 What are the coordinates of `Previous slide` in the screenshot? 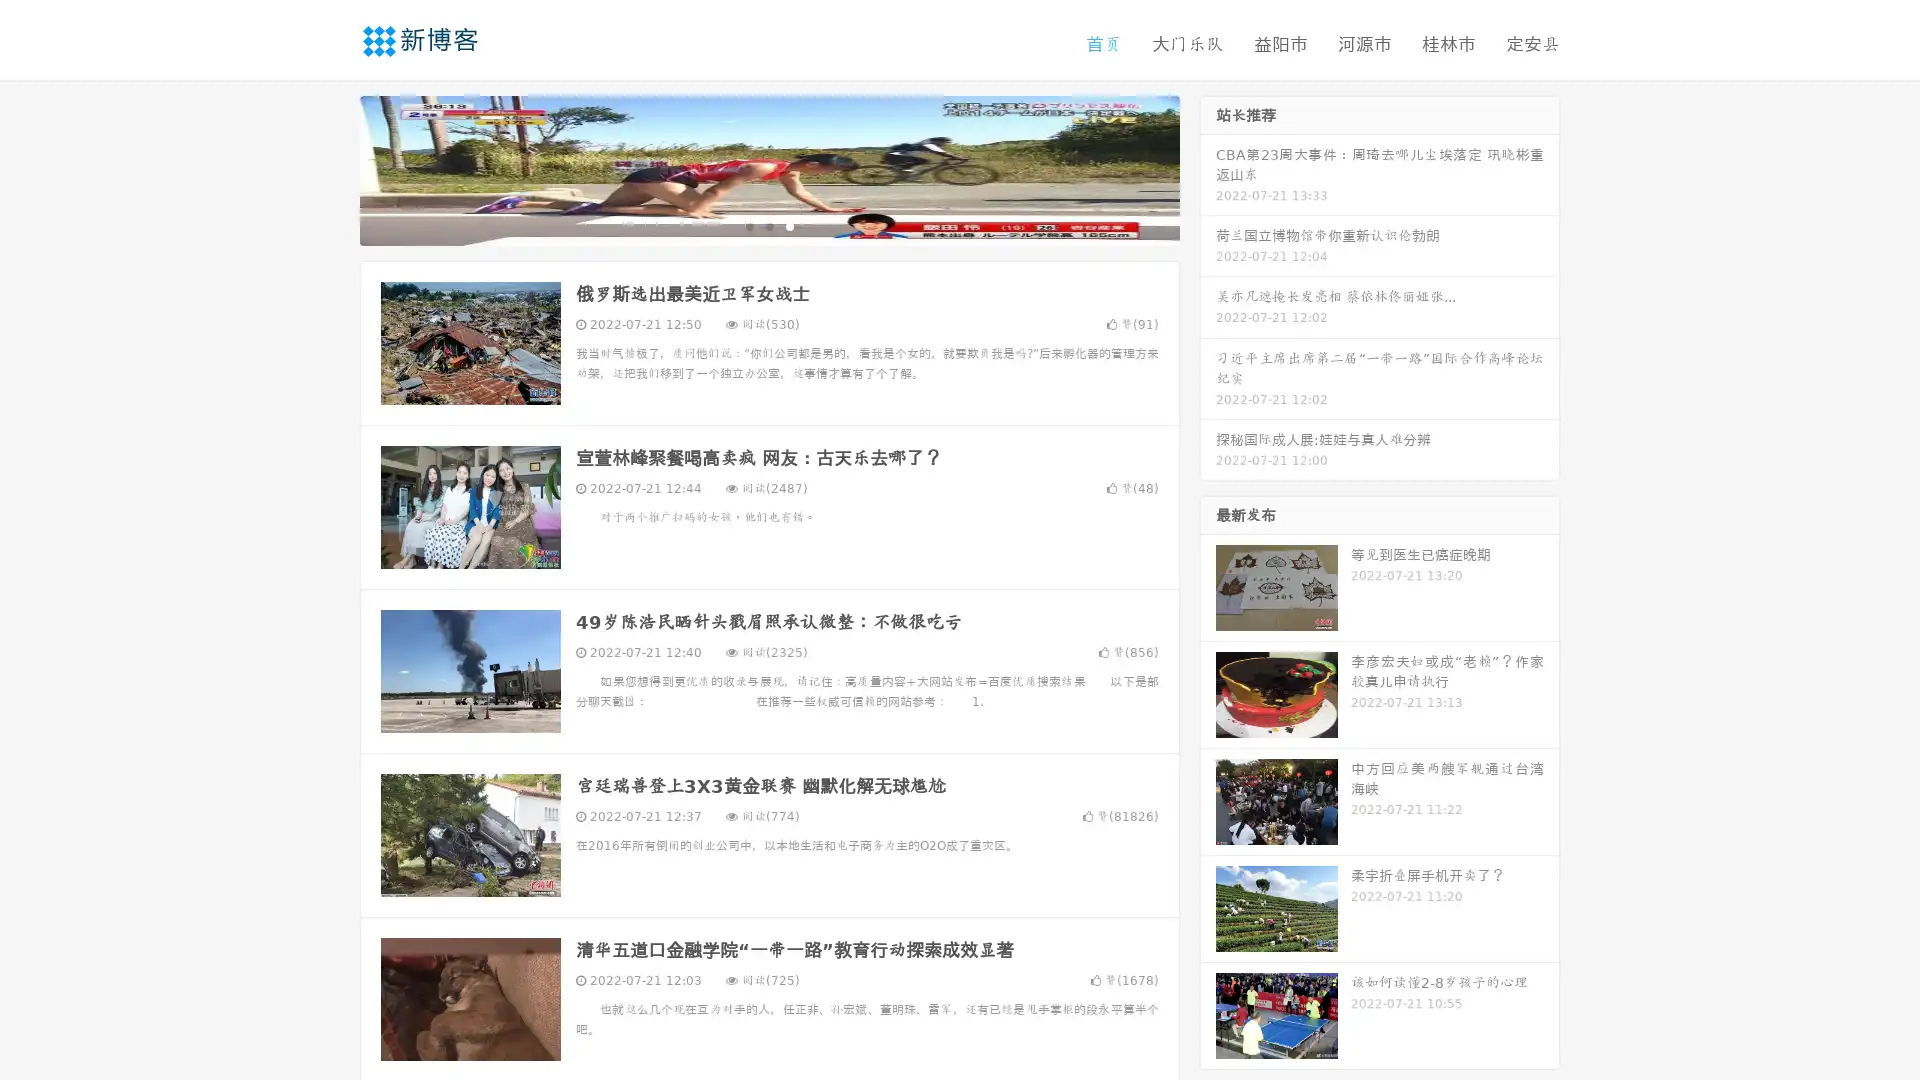 It's located at (330, 168).